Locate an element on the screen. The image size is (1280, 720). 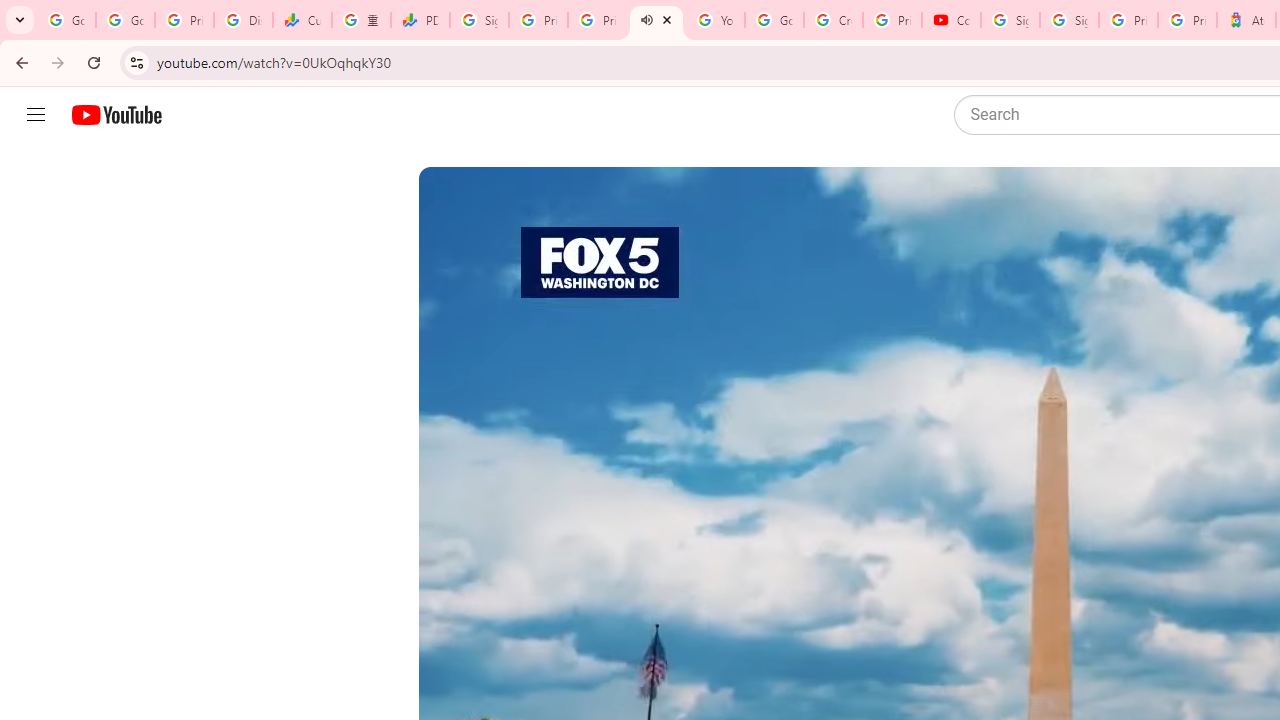
'YouTube Home' is located at coordinates (115, 115).